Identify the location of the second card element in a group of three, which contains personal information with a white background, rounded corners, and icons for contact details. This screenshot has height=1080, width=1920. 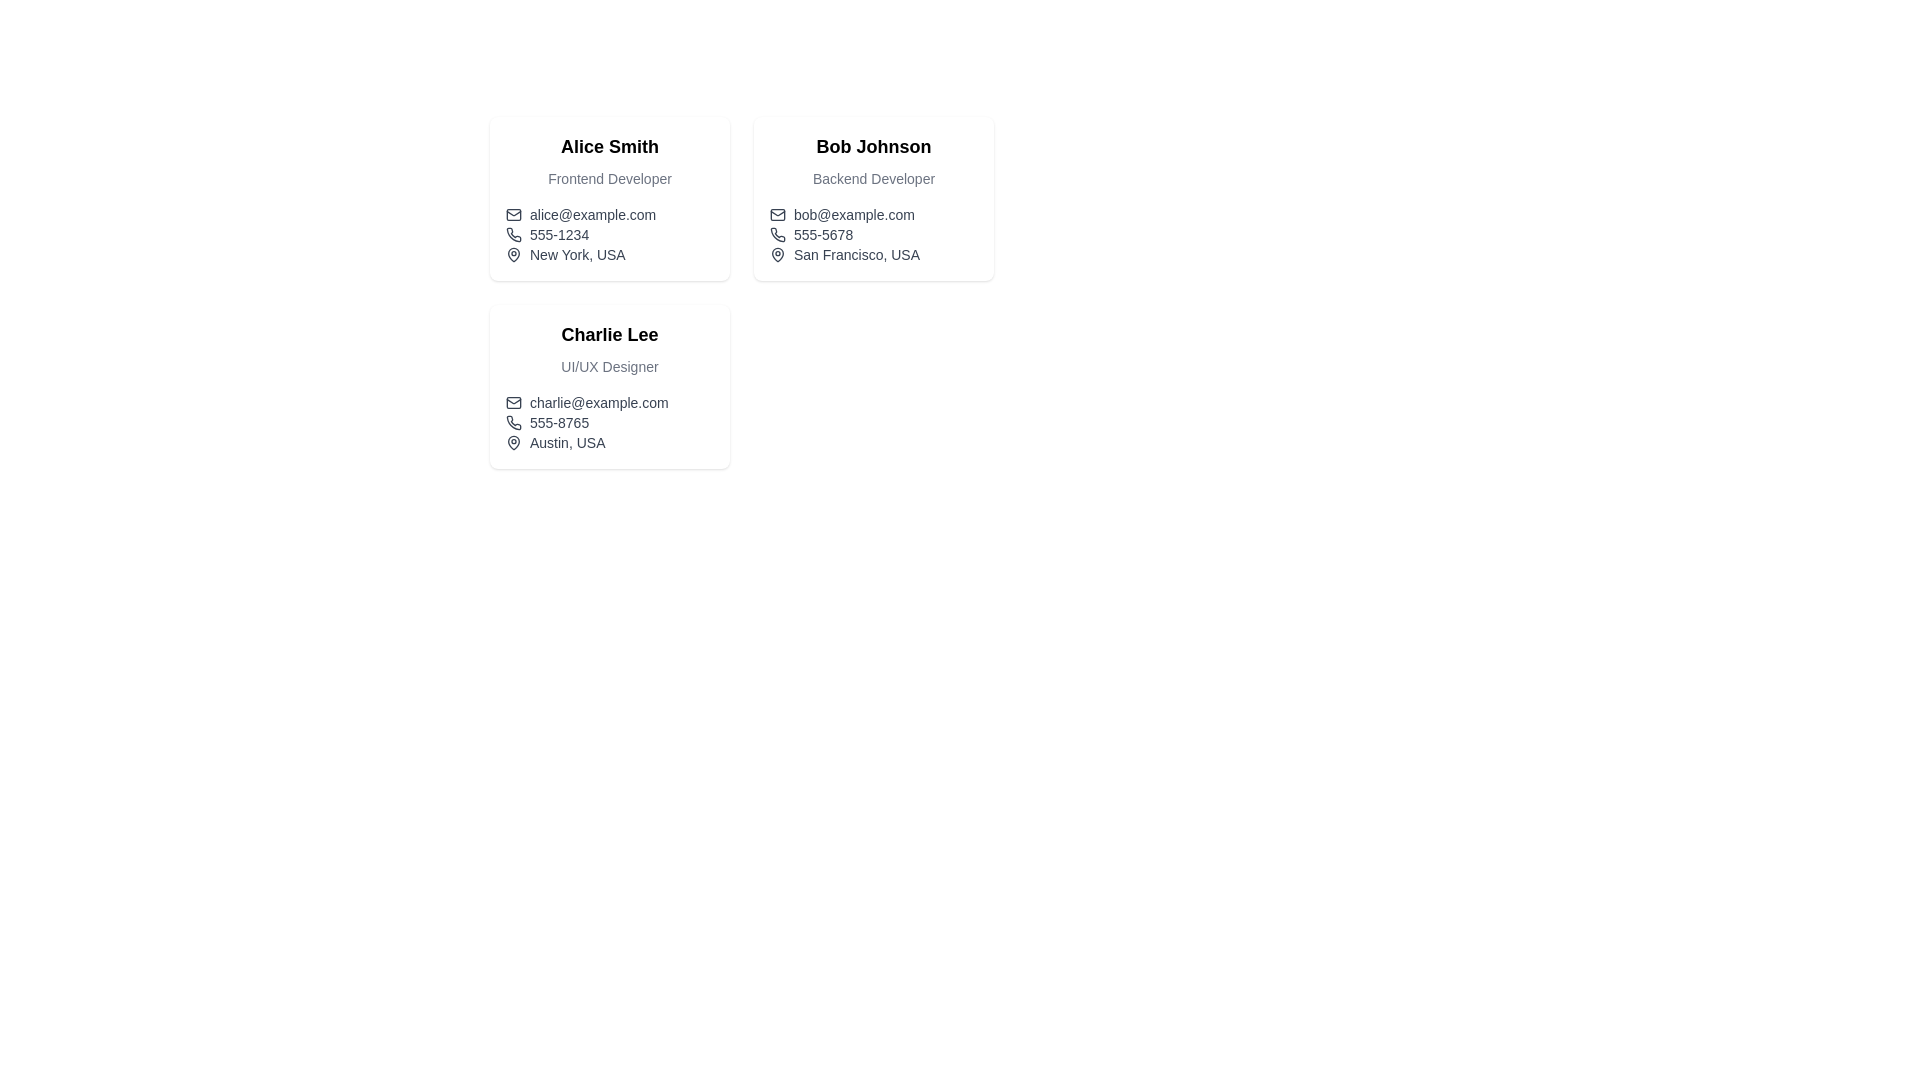
(873, 199).